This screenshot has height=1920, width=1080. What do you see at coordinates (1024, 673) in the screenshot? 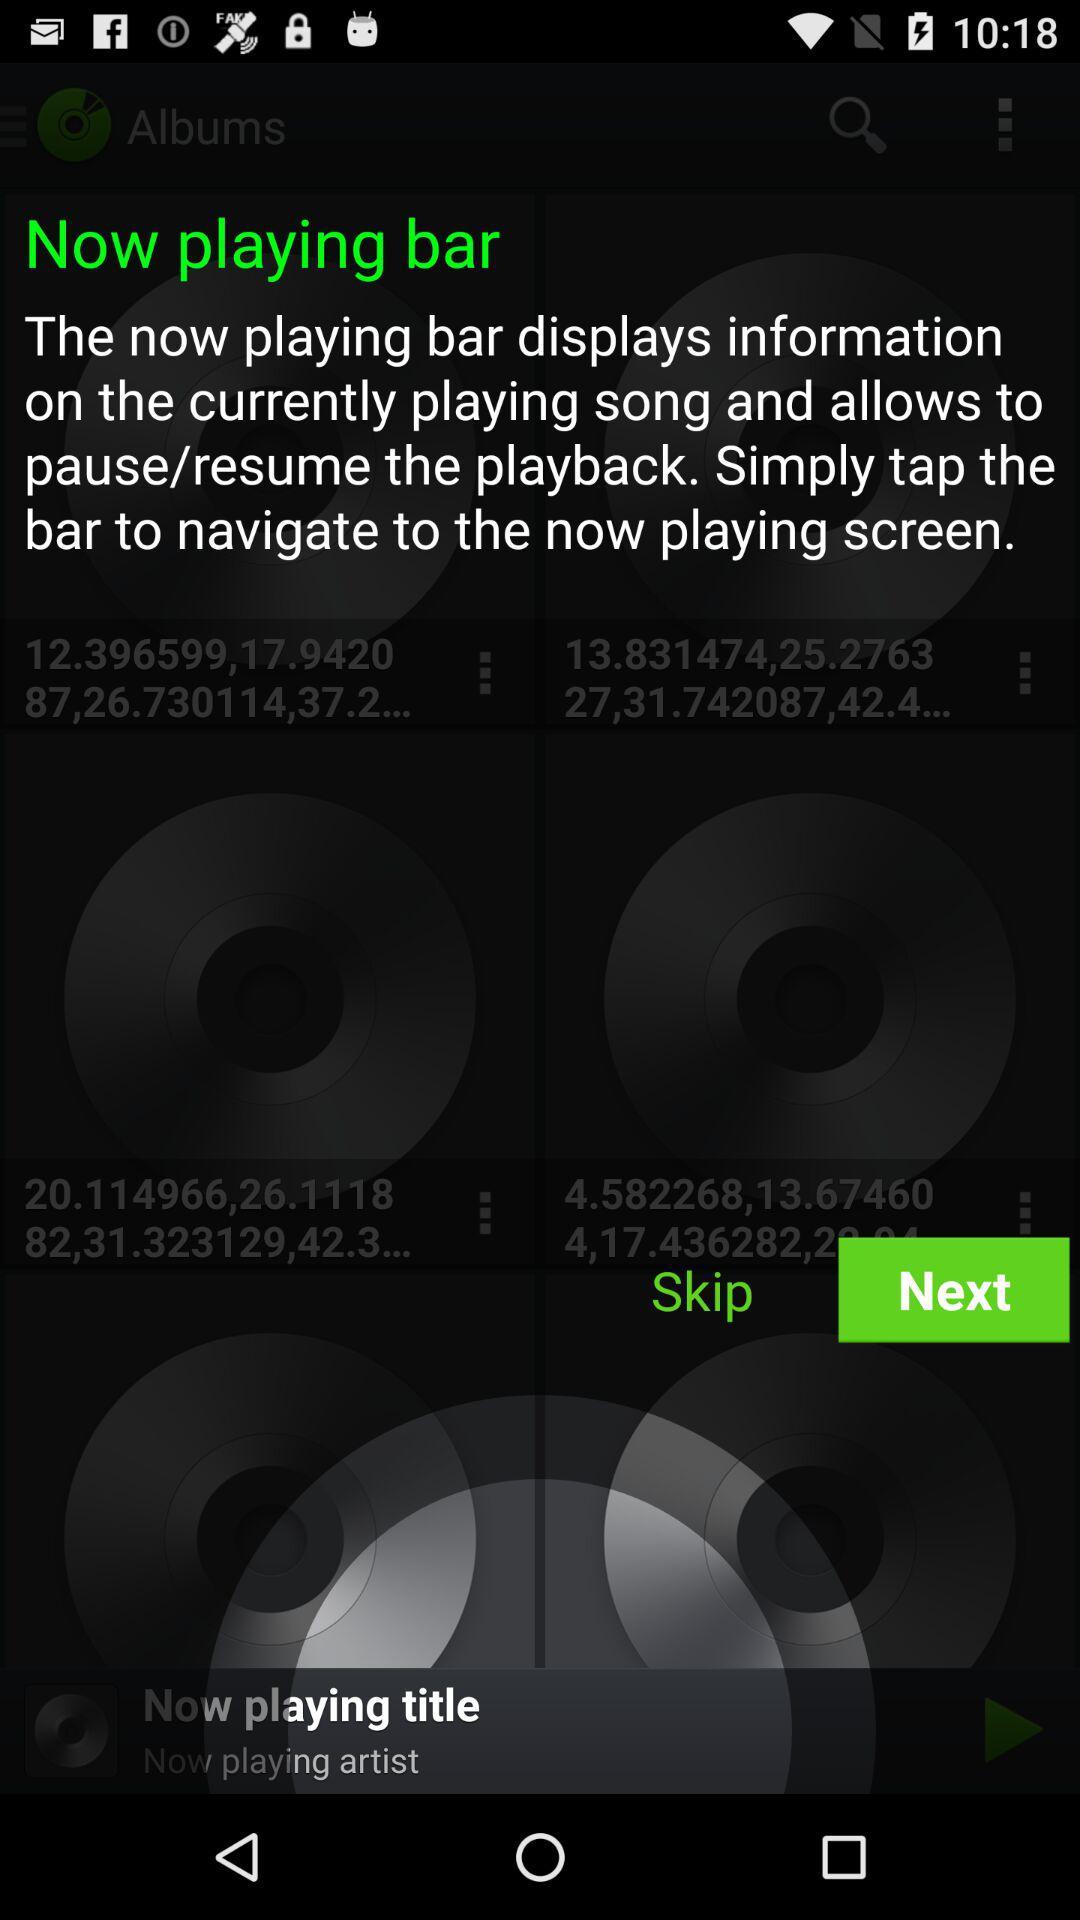
I see `manu button` at bounding box center [1024, 673].